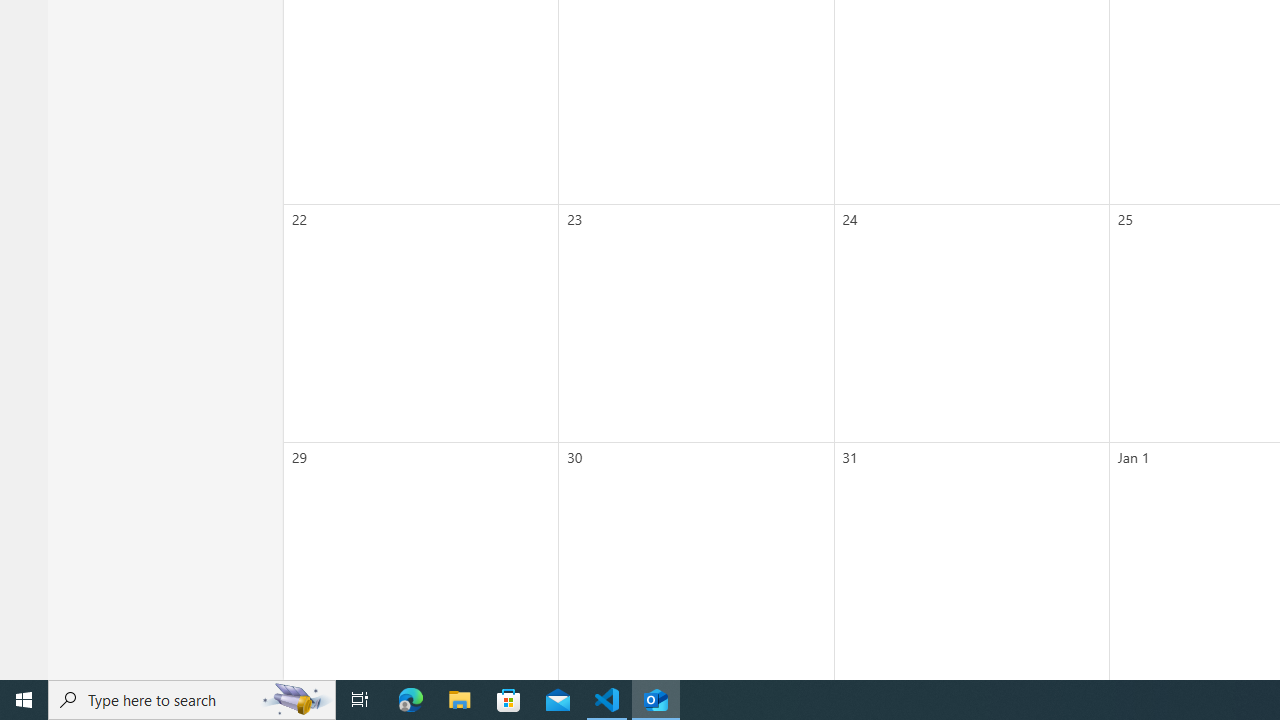 The width and height of the screenshot is (1280, 720). What do you see at coordinates (192, 698) in the screenshot?
I see `'Type here to search'` at bounding box center [192, 698].